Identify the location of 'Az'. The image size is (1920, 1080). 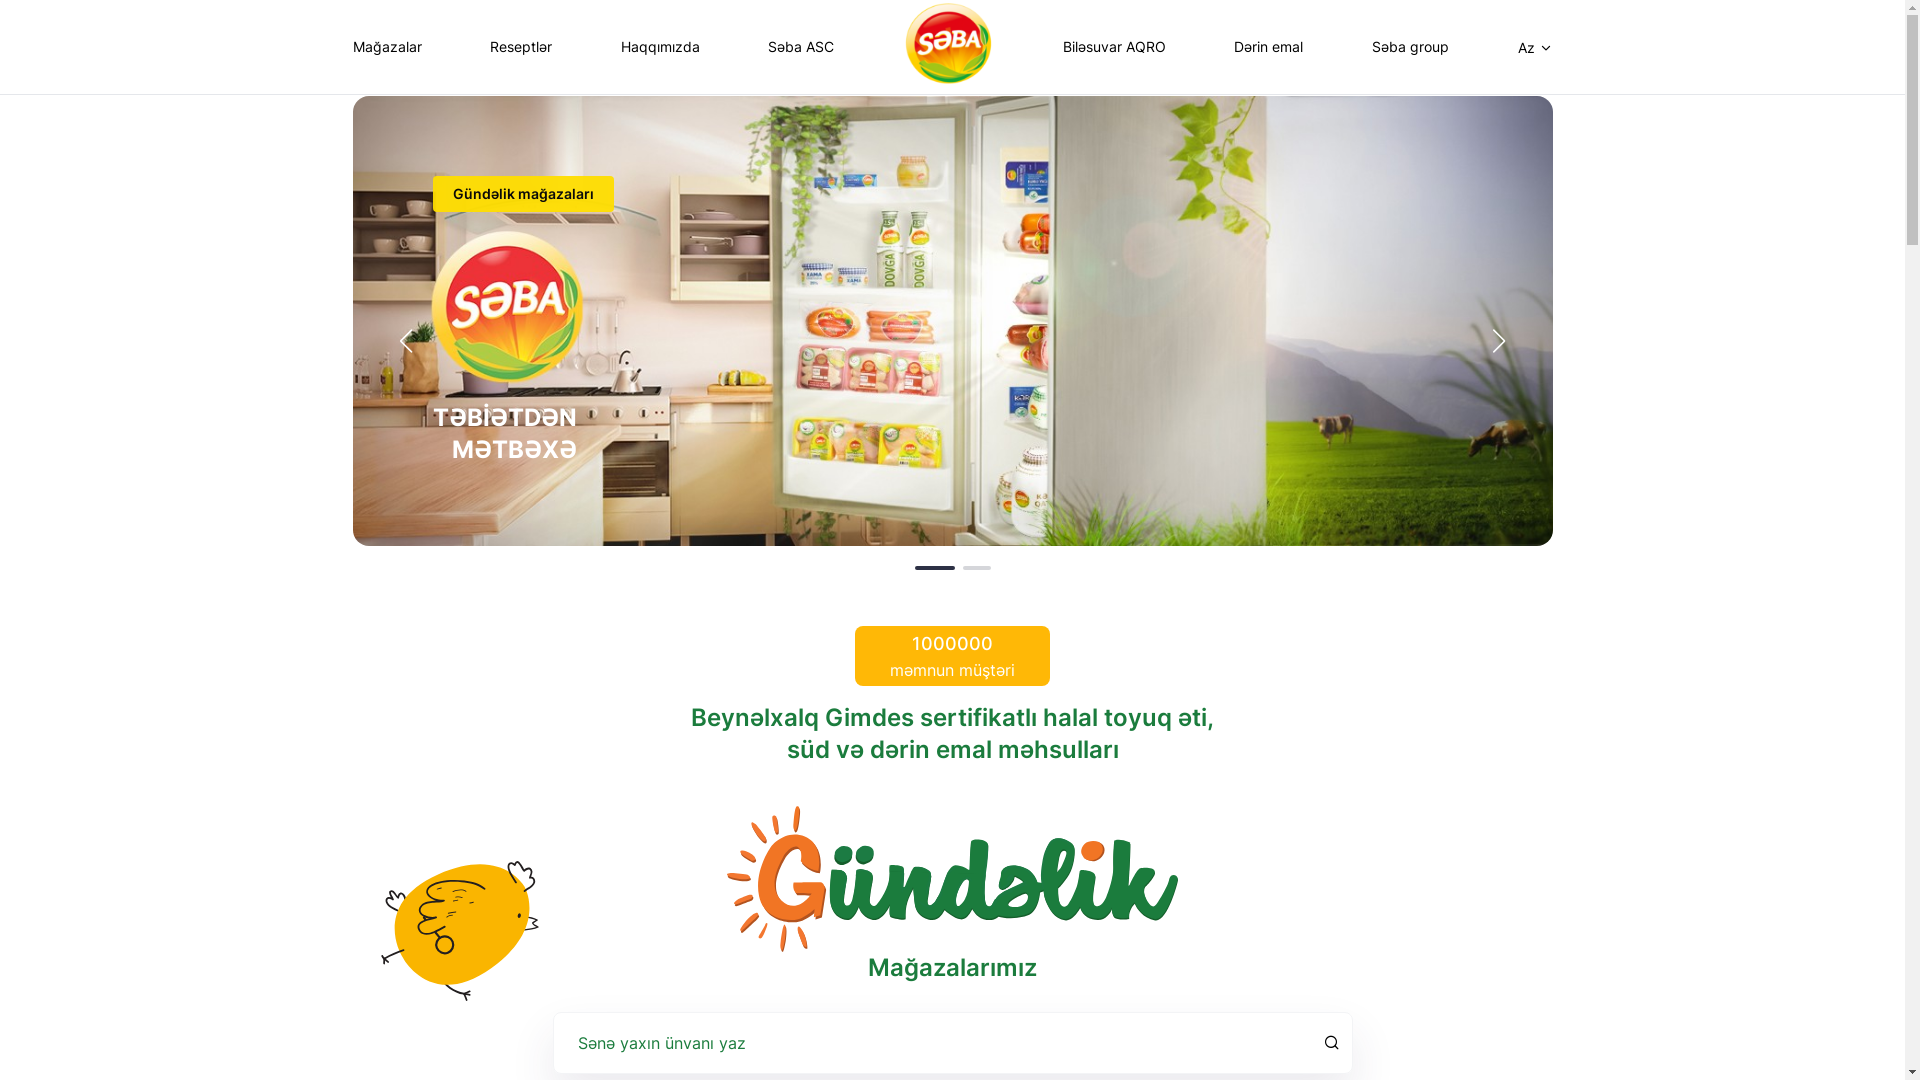
(1534, 46).